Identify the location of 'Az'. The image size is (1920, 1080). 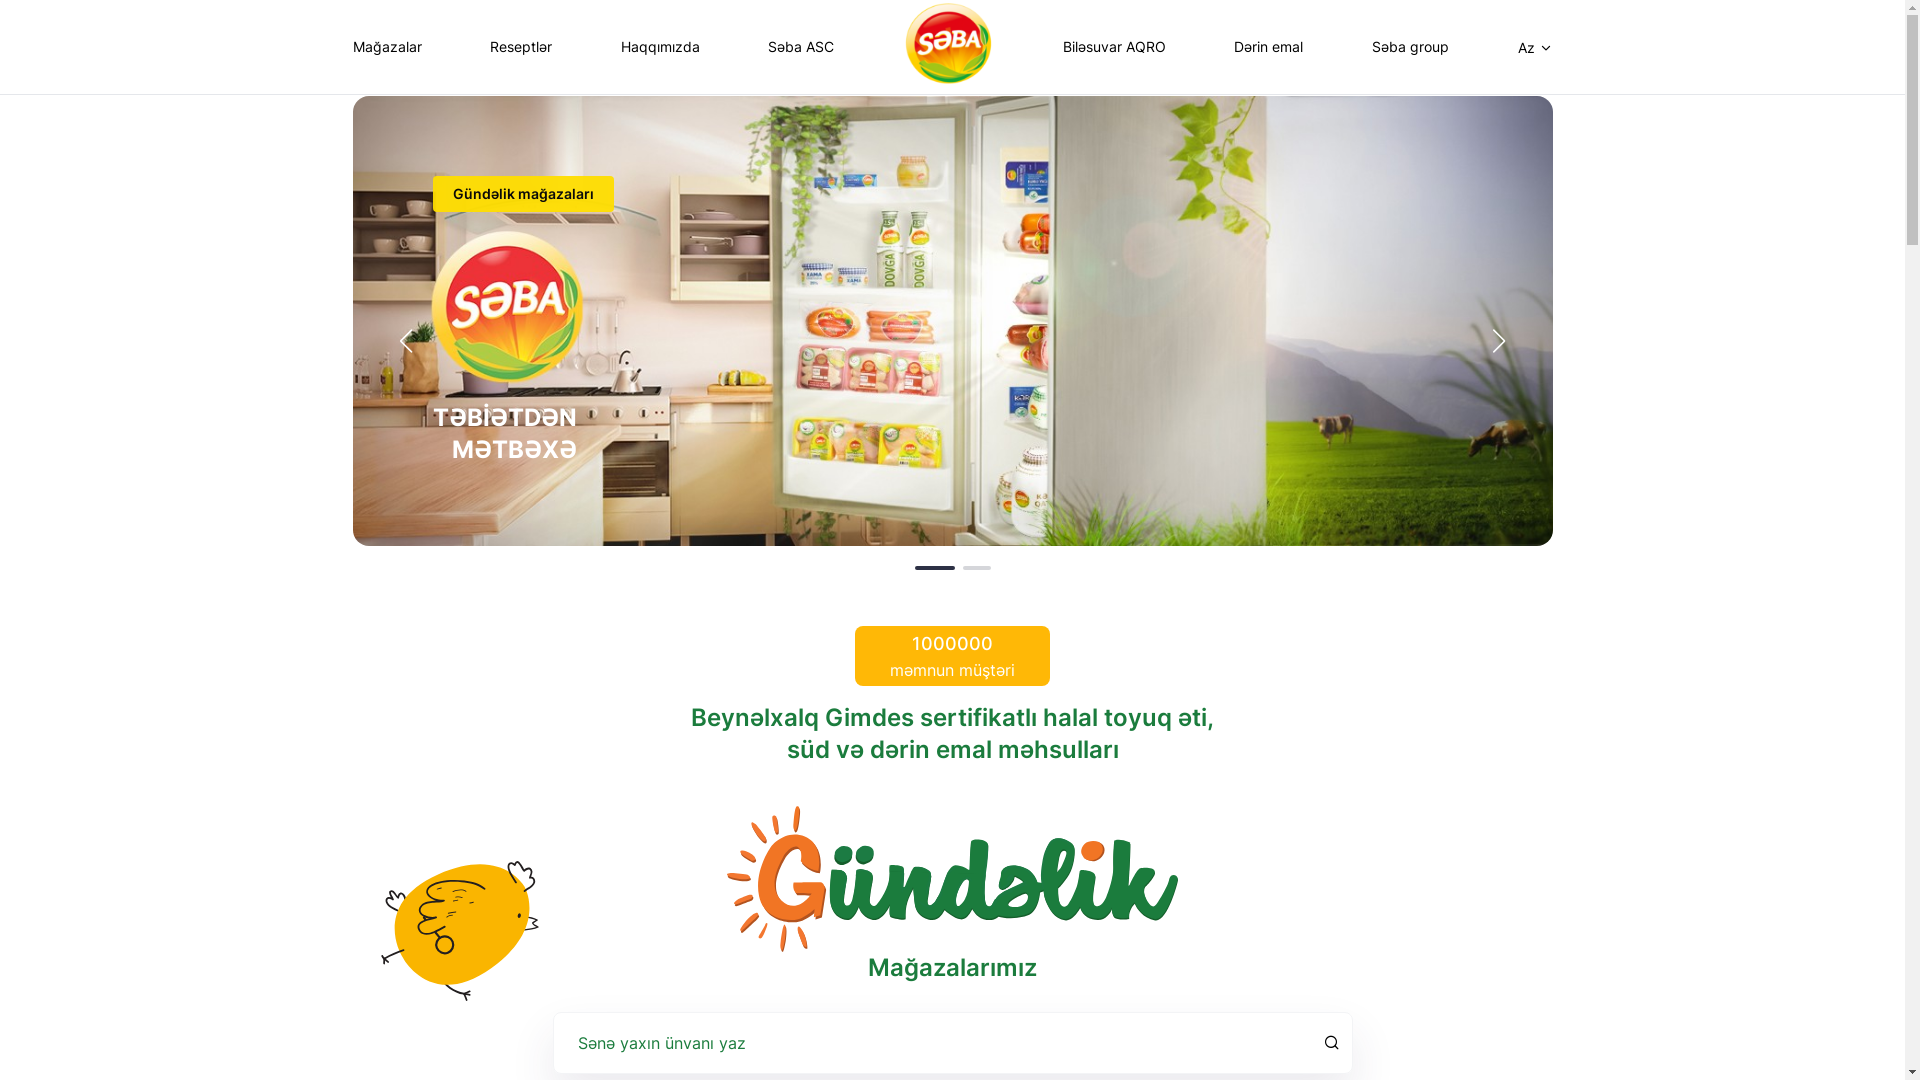
(1534, 46).